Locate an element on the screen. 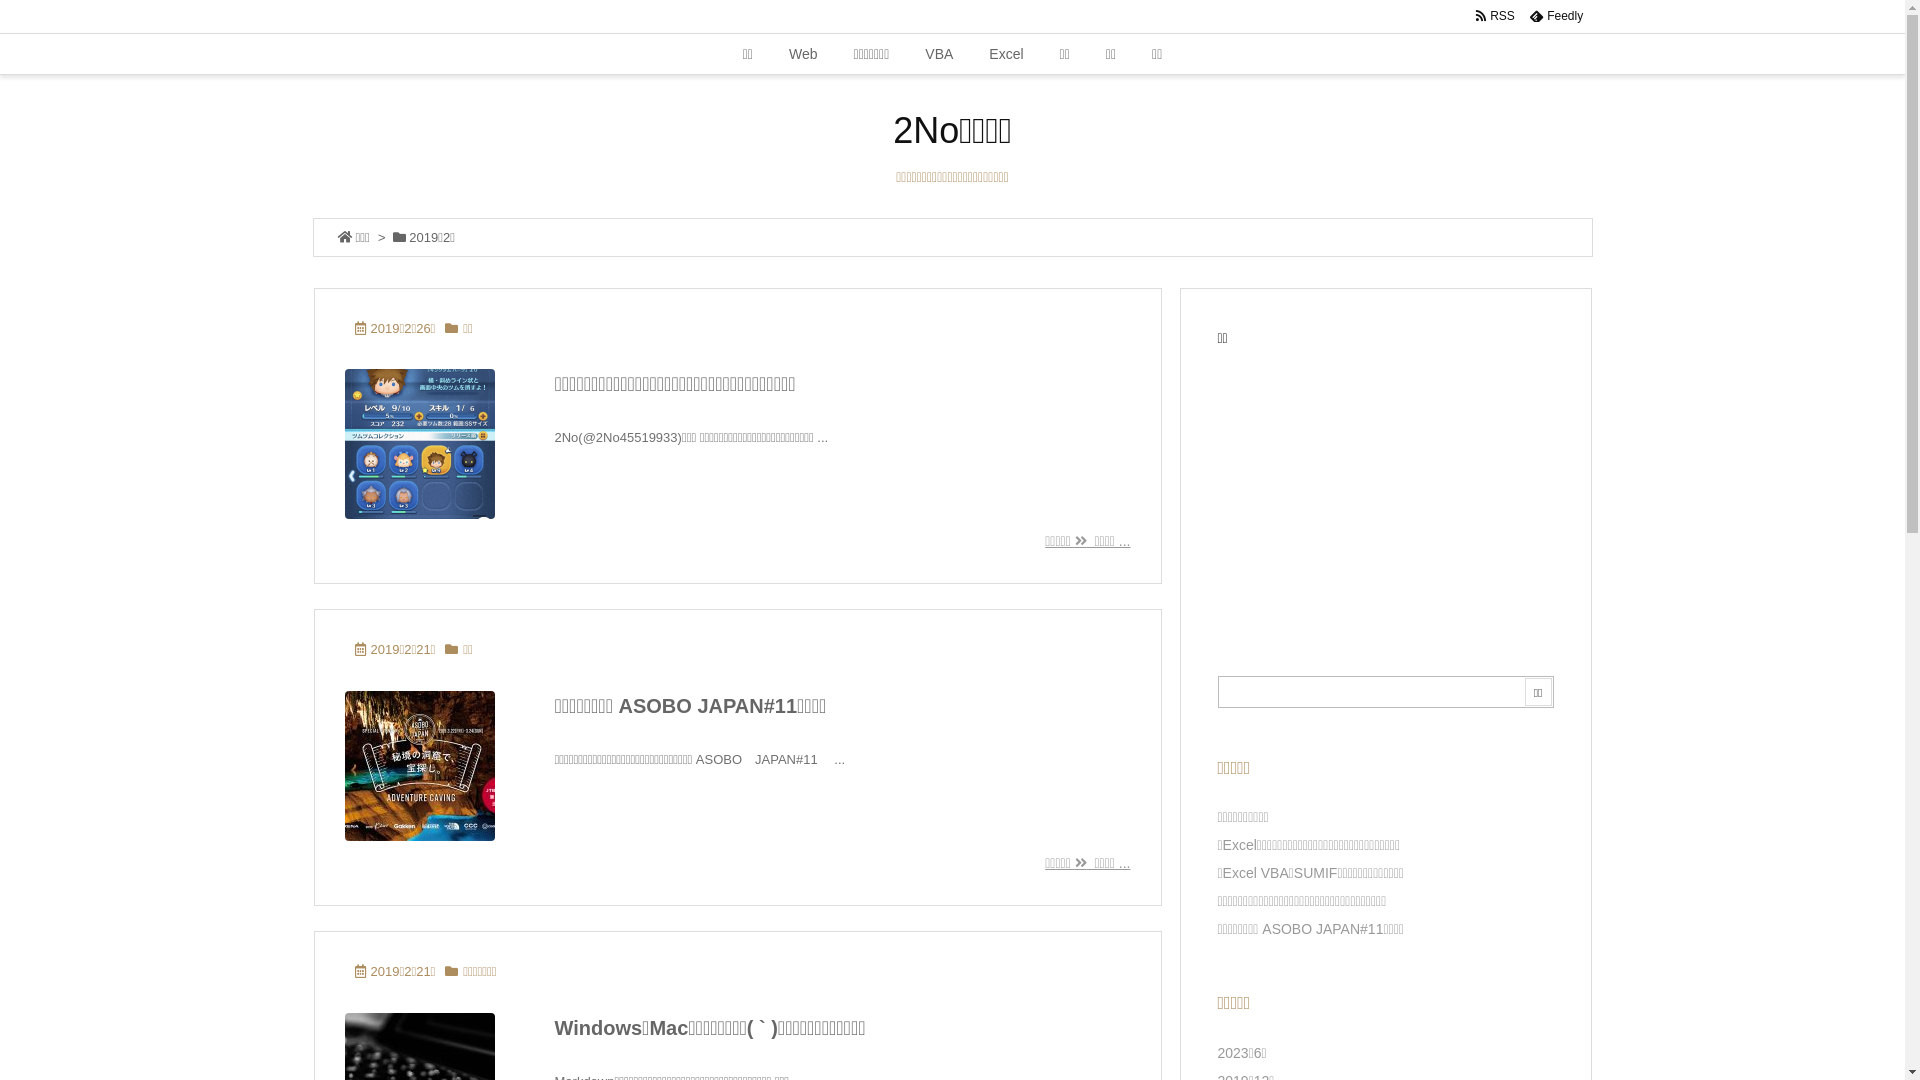  'Web' is located at coordinates (803, 53).